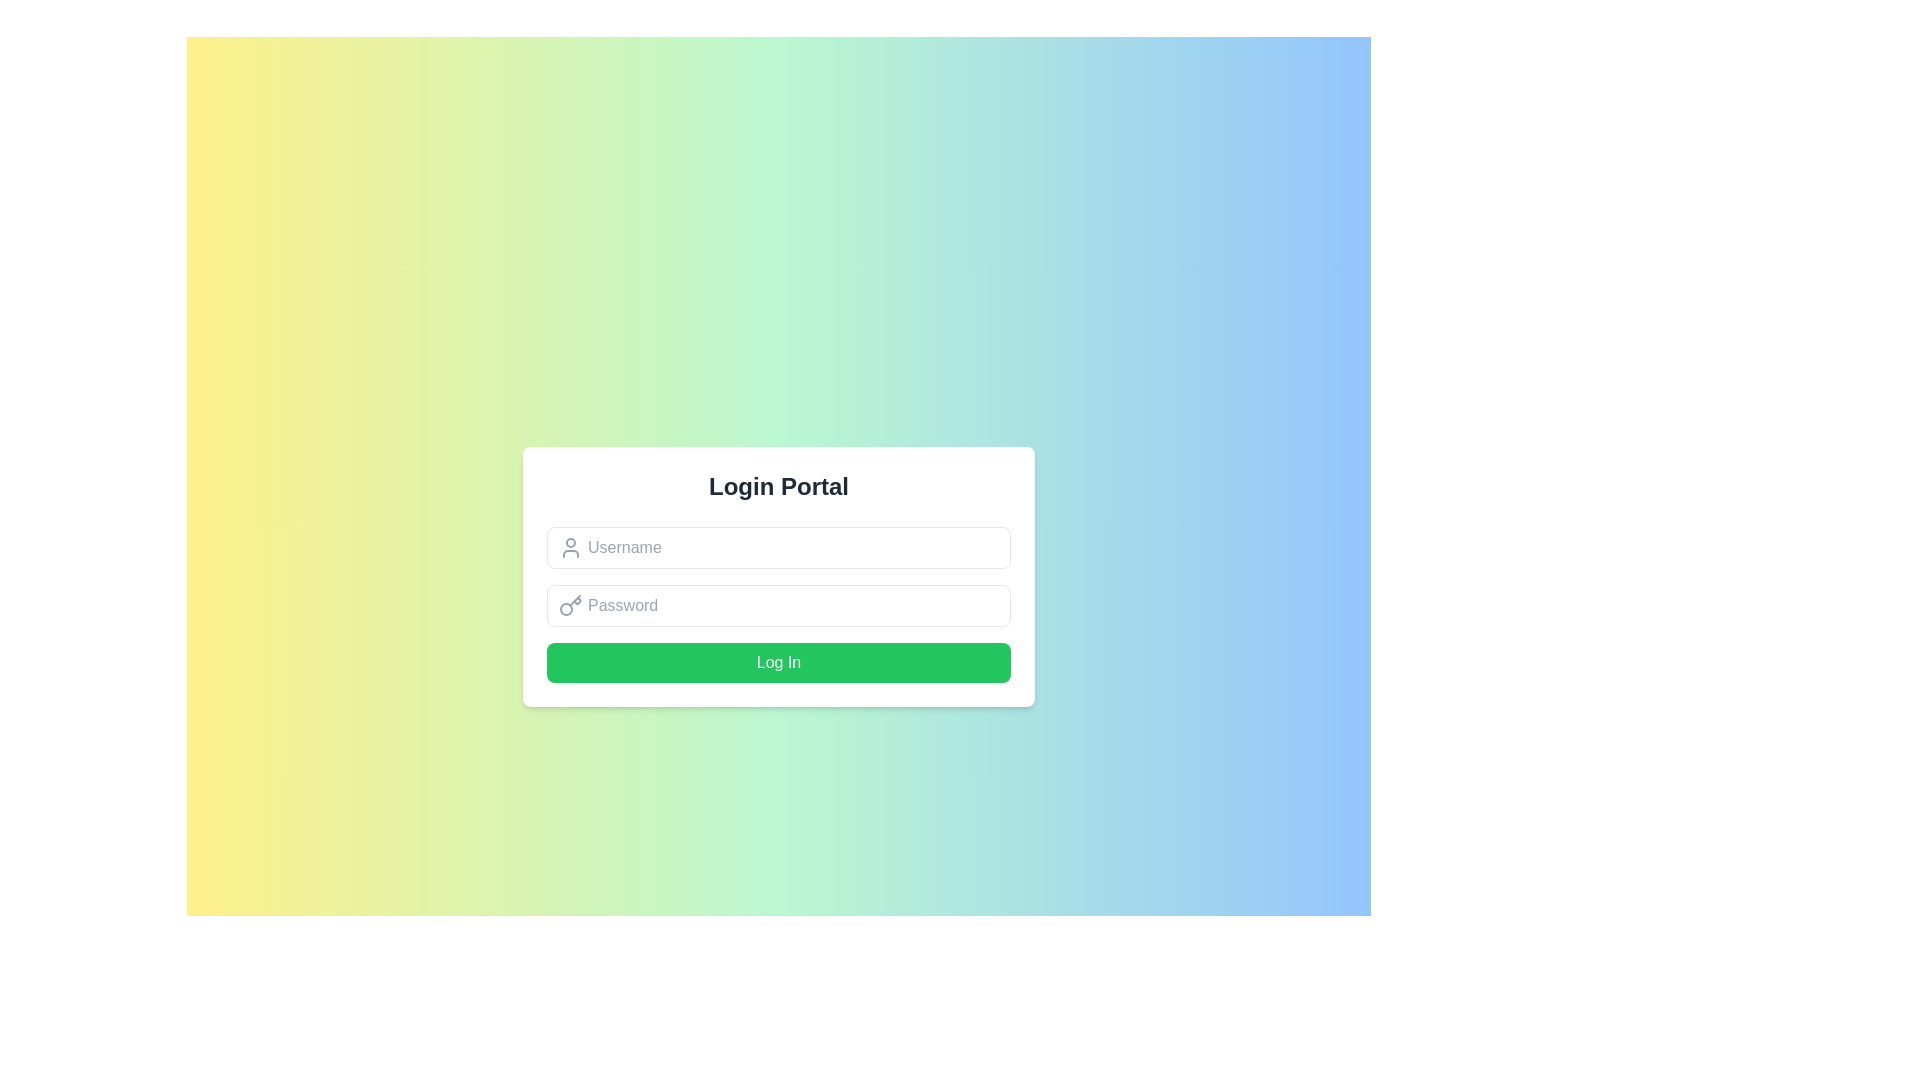  What do you see at coordinates (777, 663) in the screenshot?
I see `the submit button located at the bottom of the login form to observe the hover effect` at bounding box center [777, 663].